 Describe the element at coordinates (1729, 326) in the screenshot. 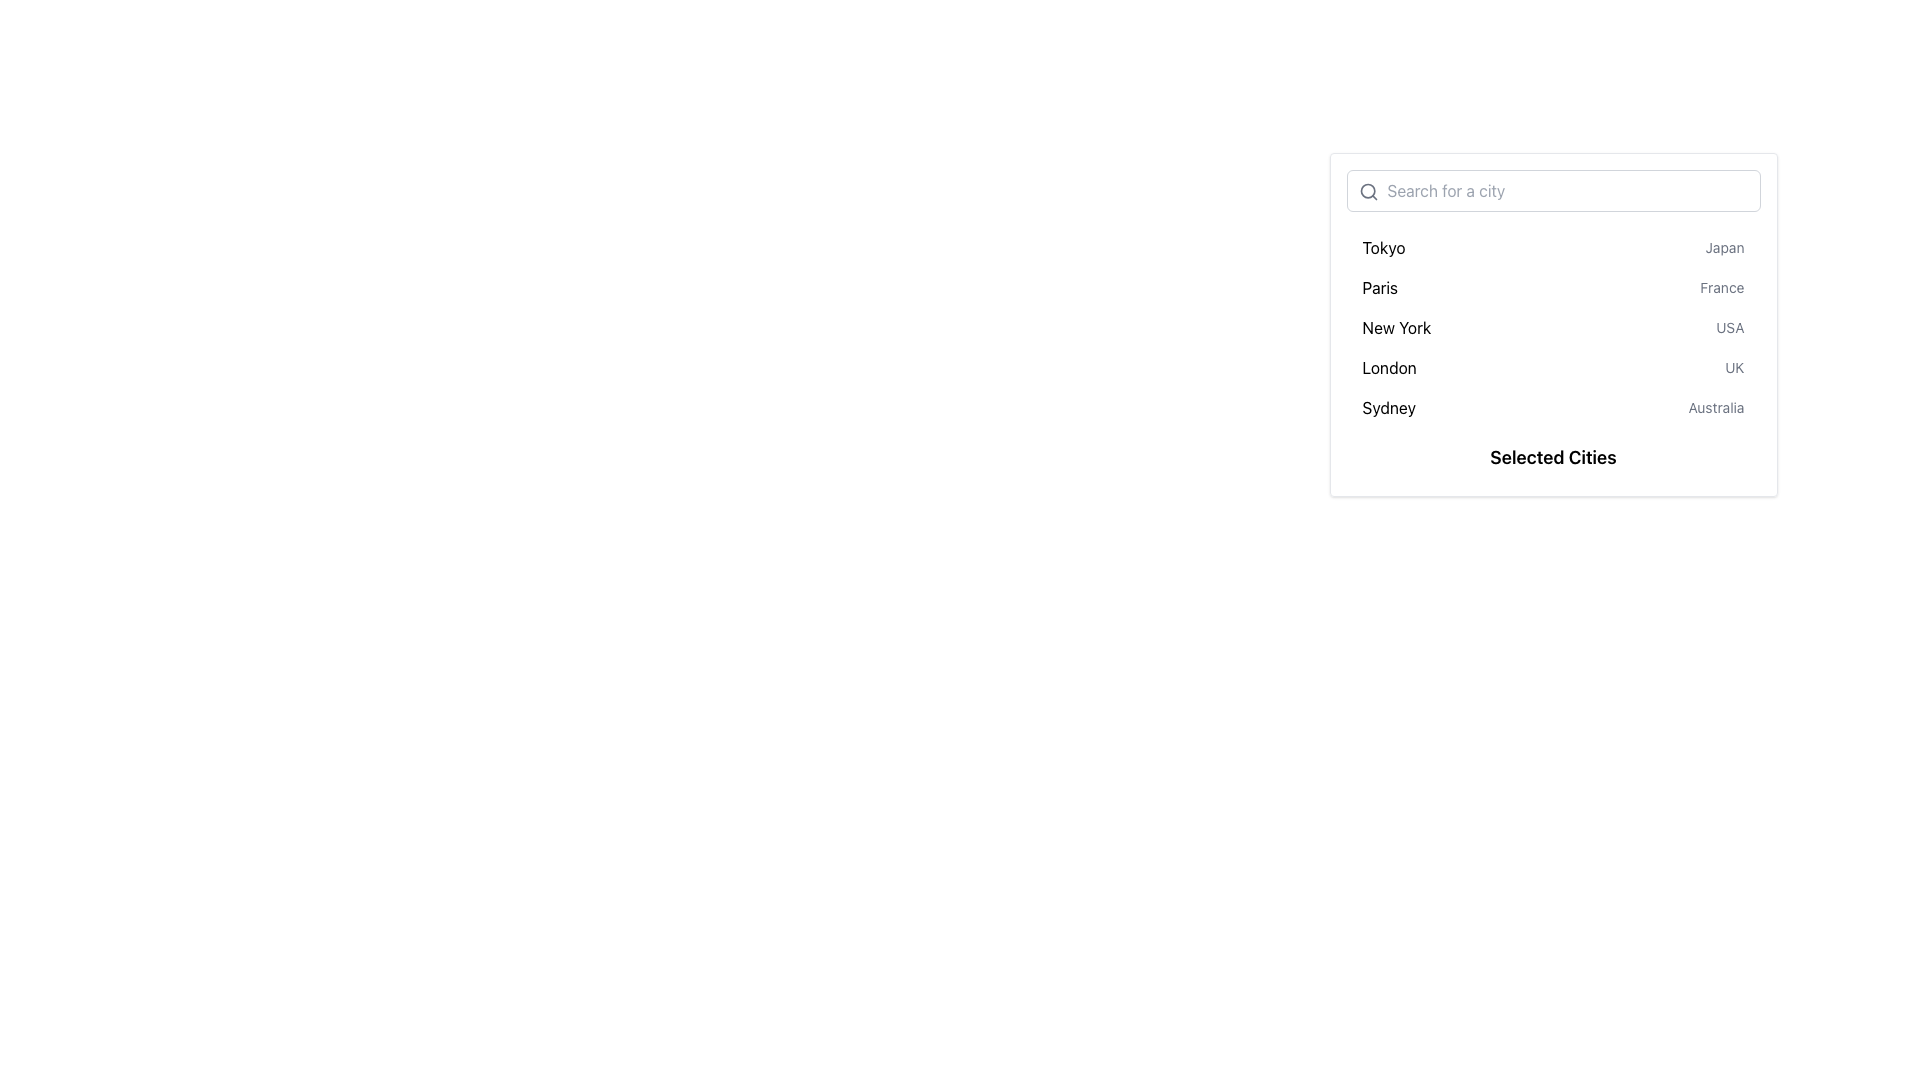

I see `the text label indicating the country associated with the city 'New York', which is aligned to the right end of the 'New York' row in the city listing` at that location.